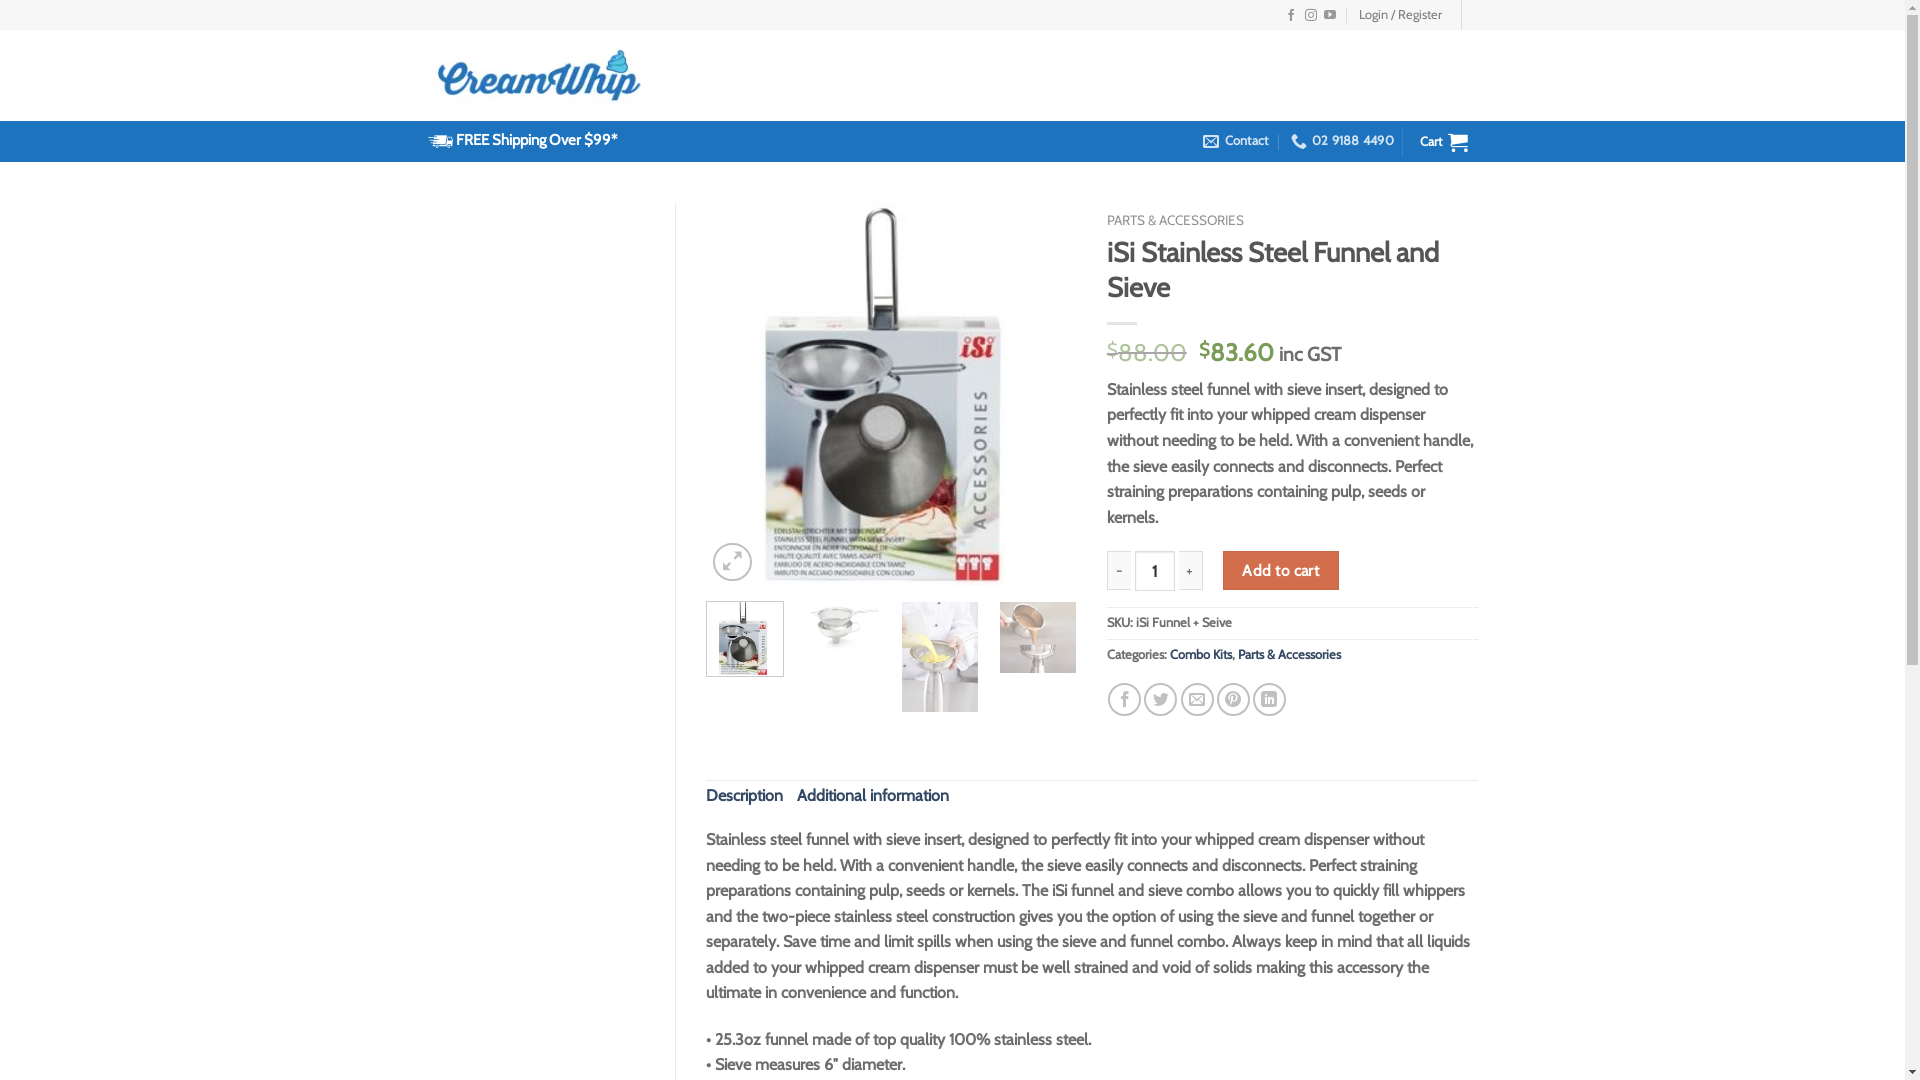 The height and width of the screenshot is (1080, 1920). What do you see at coordinates (1175, 219) in the screenshot?
I see `'PARTS & ACCESSORIES'` at bounding box center [1175, 219].